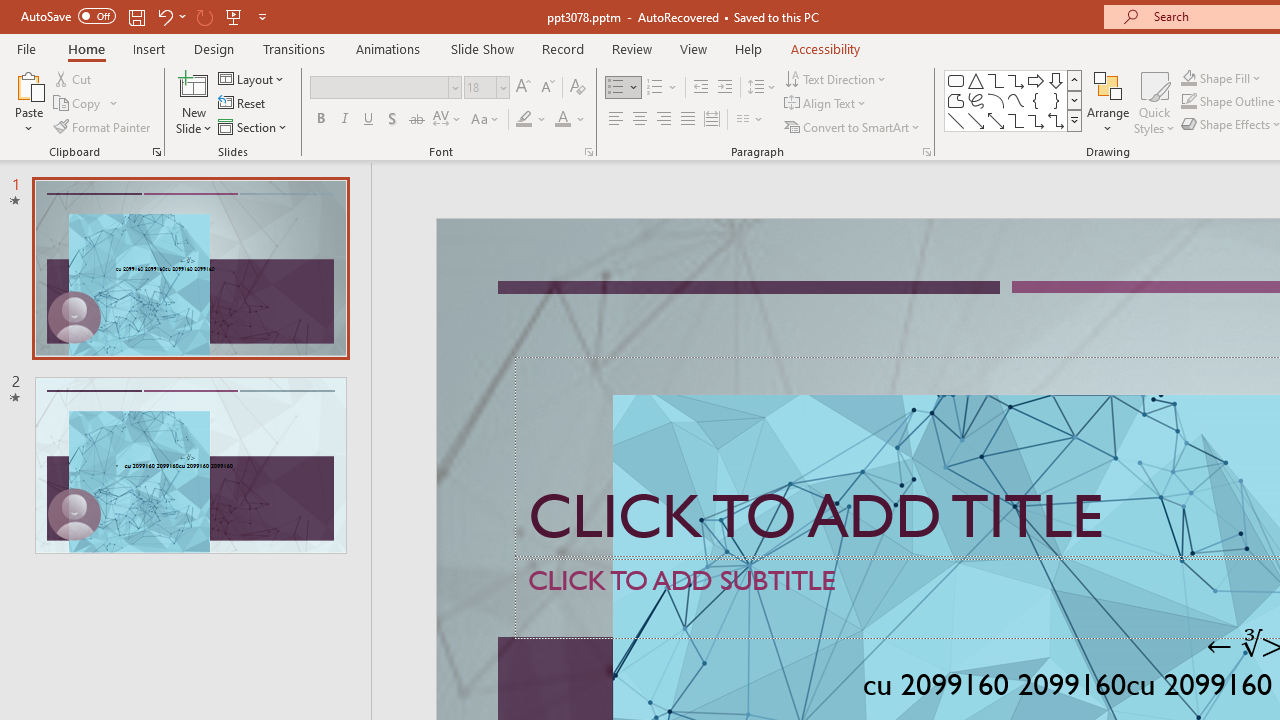  Describe the element at coordinates (369, 119) in the screenshot. I see `'Underline'` at that location.